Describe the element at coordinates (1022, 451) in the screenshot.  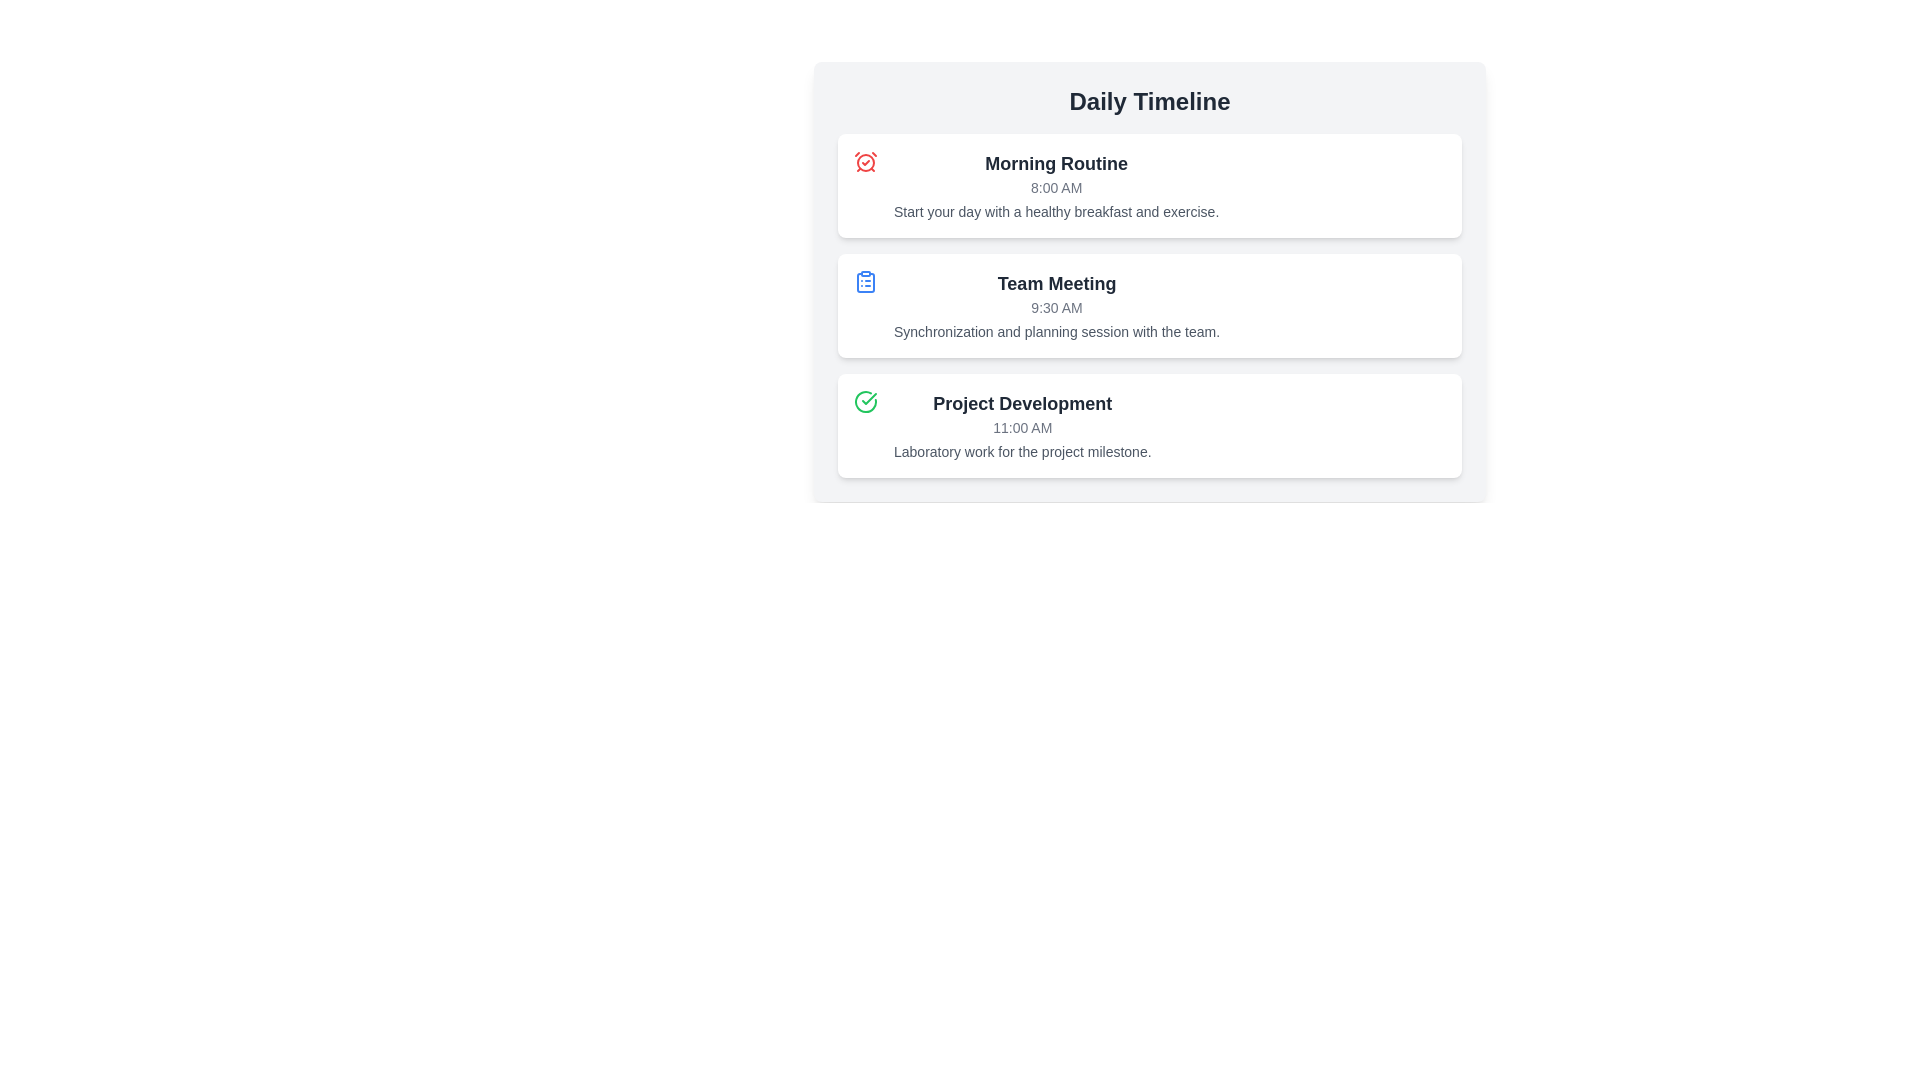
I see `text content of the Text Label providing additional context for the 'Project Development' event, located below the title and time in the rightmost card of the timeline layout` at that location.